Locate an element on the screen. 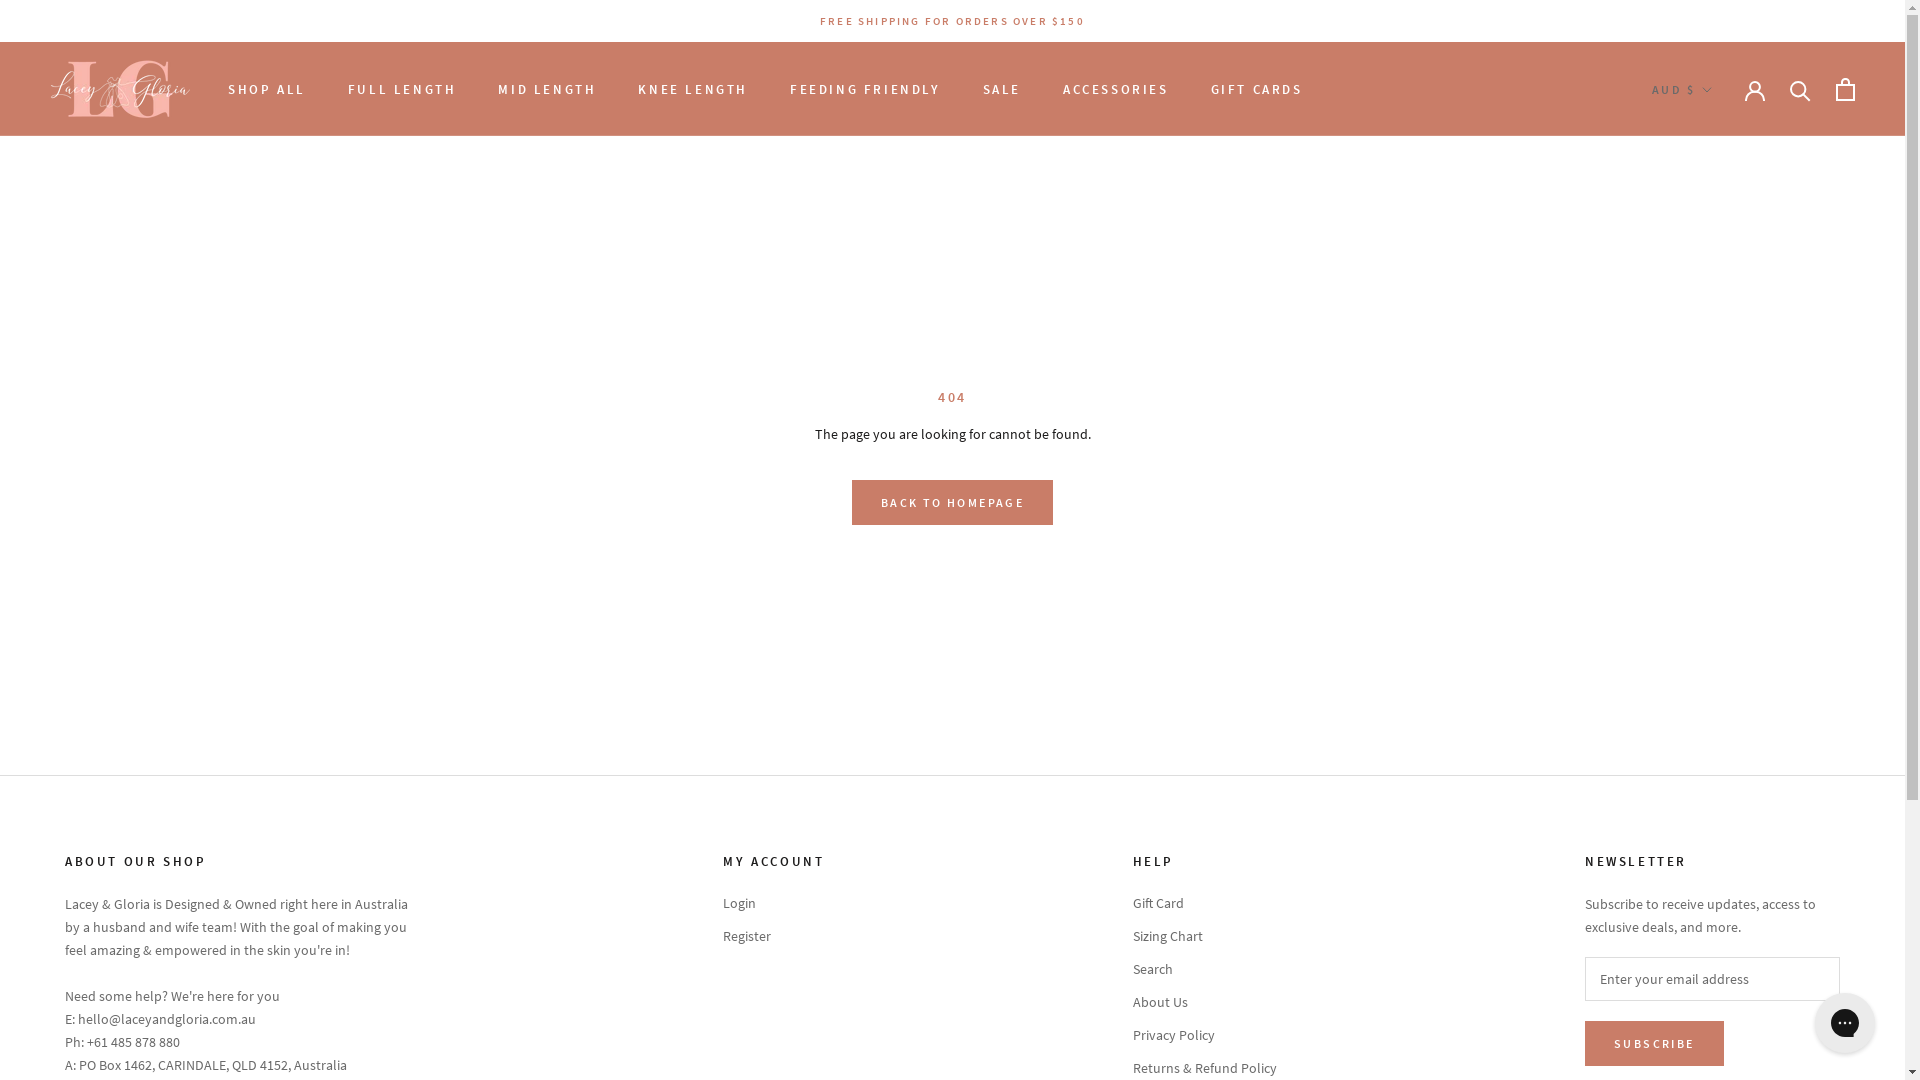 The image size is (1920, 1080). 'Search' is located at coordinates (1203, 968).